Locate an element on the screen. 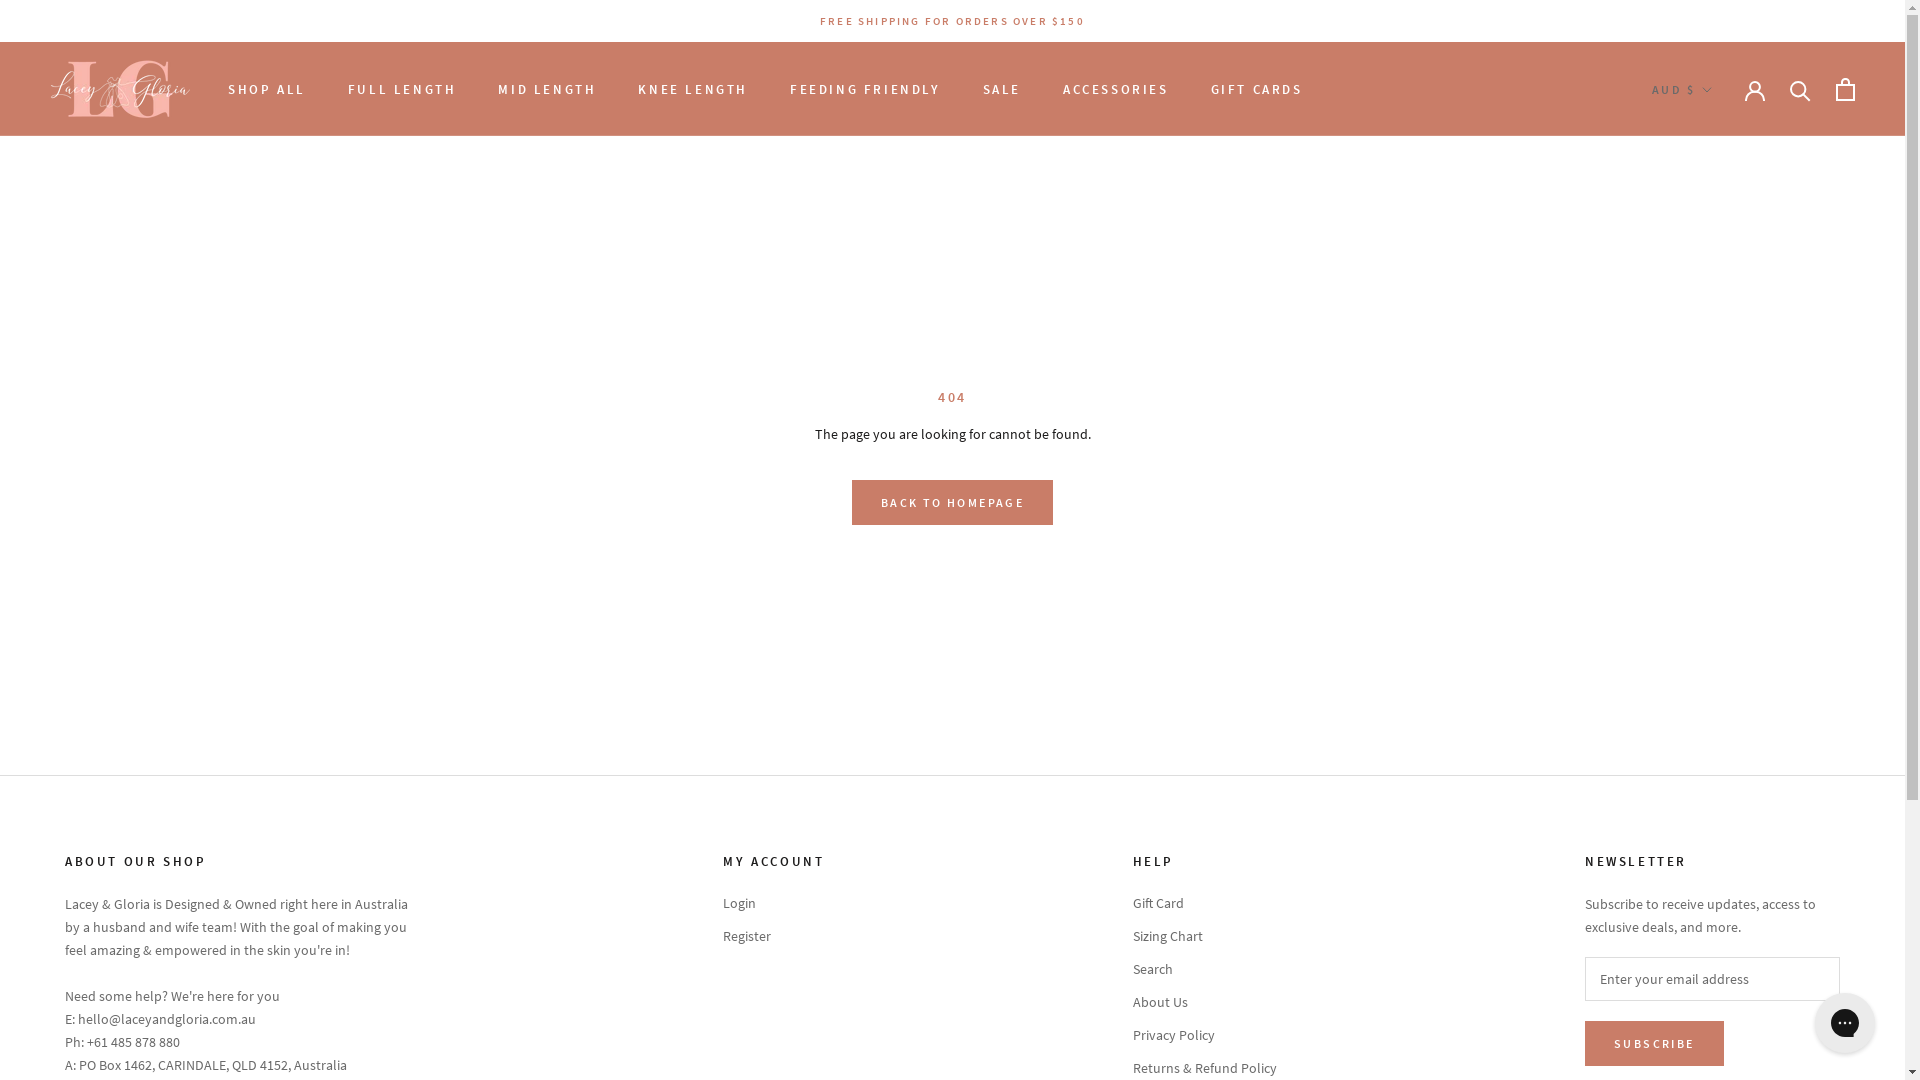 The image size is (1920, 1080). 'Search' is located at coordinates (1203, 968).